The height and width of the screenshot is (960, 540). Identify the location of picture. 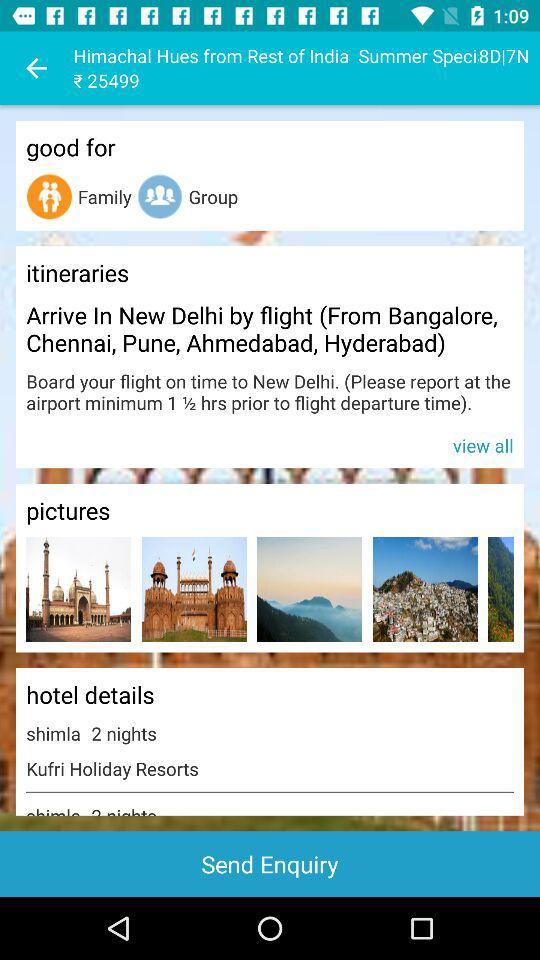
(309, 589).